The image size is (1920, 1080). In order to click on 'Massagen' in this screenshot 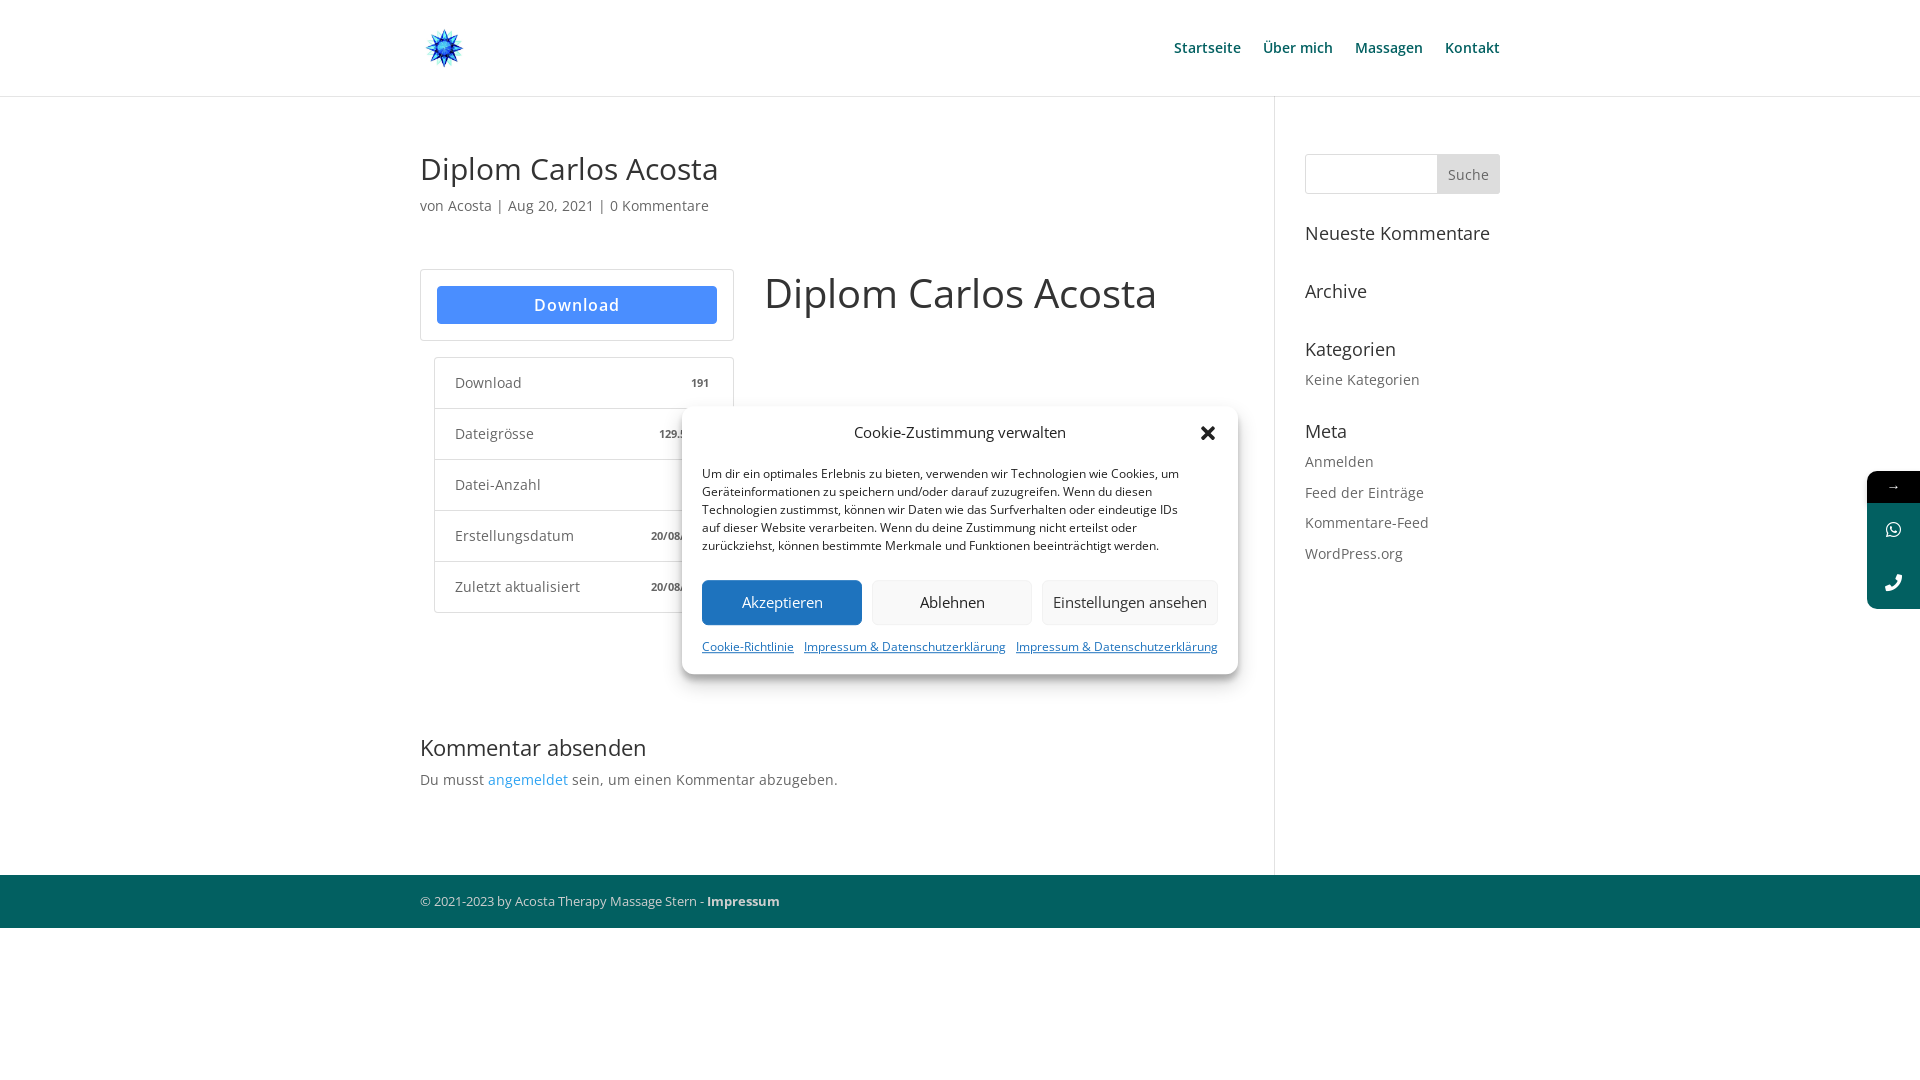, I will do `click(1387, 67)`.